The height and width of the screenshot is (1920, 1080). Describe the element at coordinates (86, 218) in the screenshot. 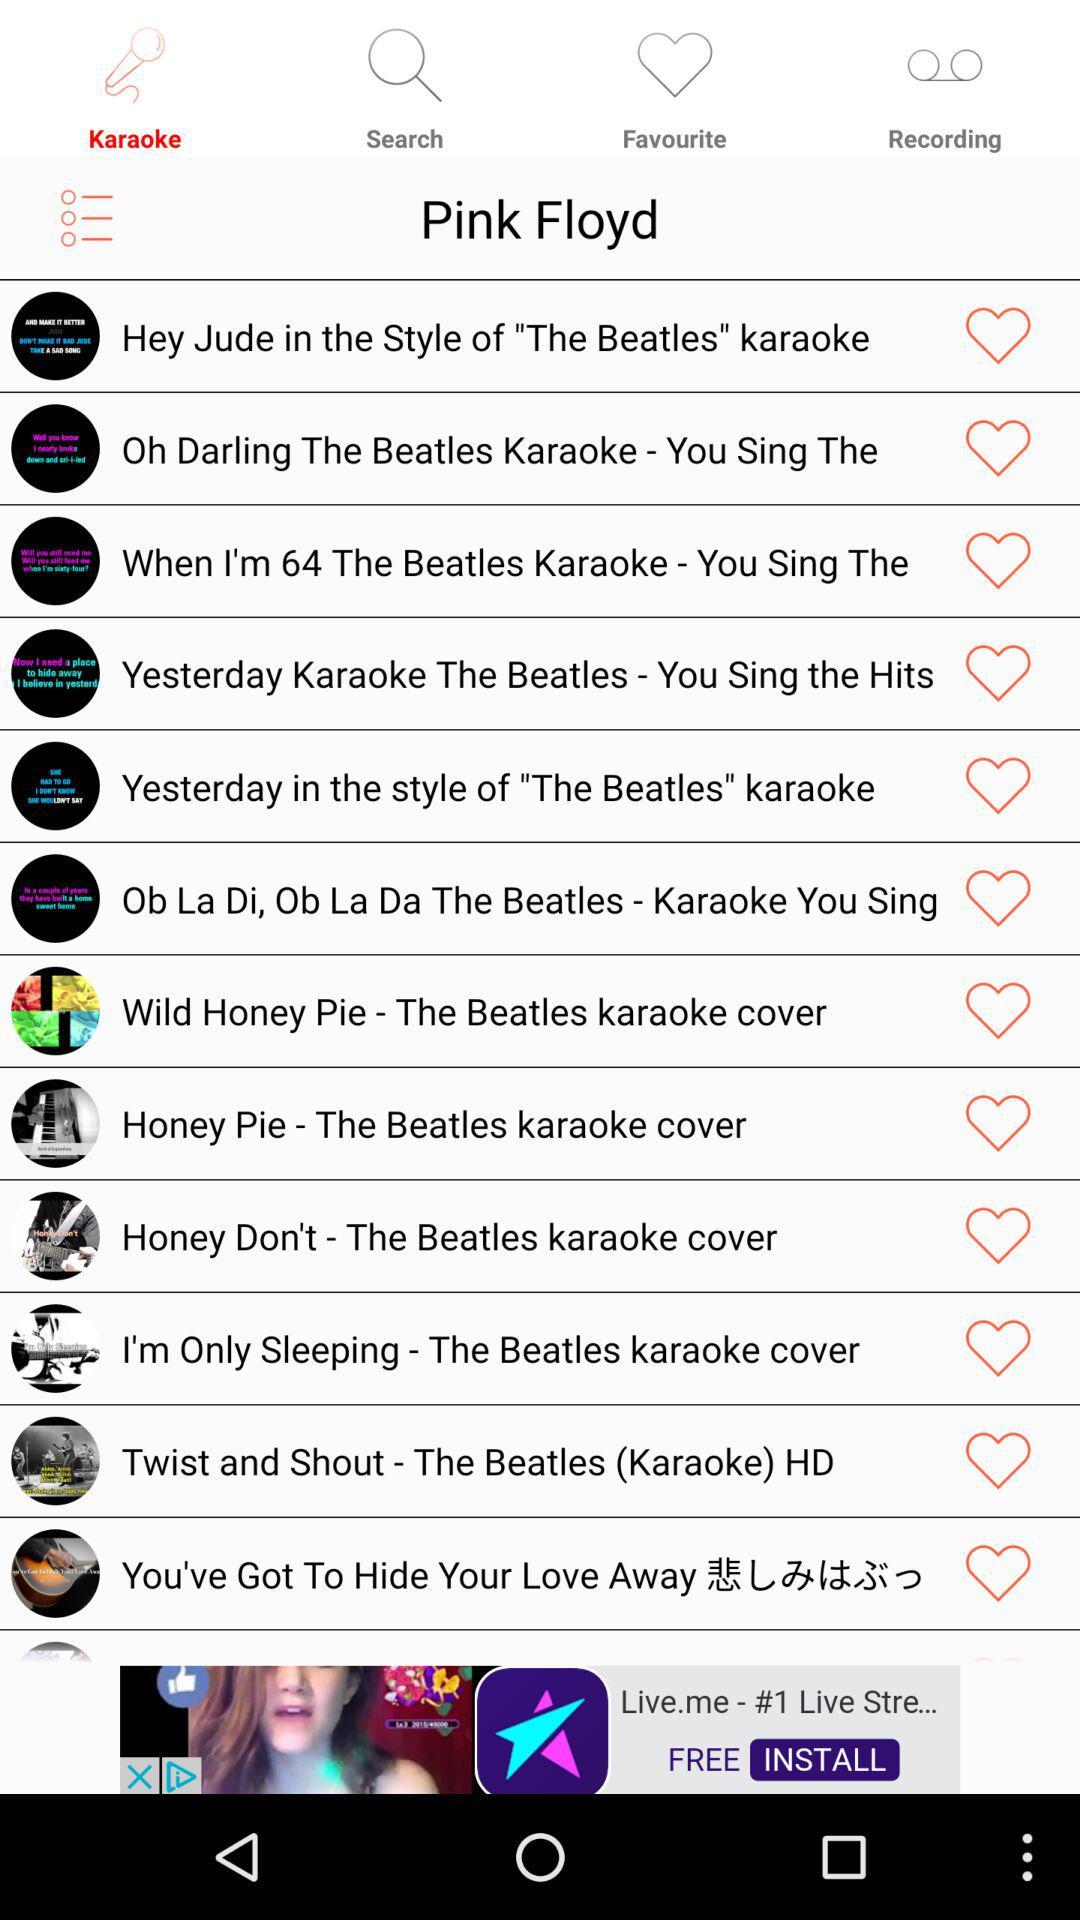

I see `open menu` at that location.